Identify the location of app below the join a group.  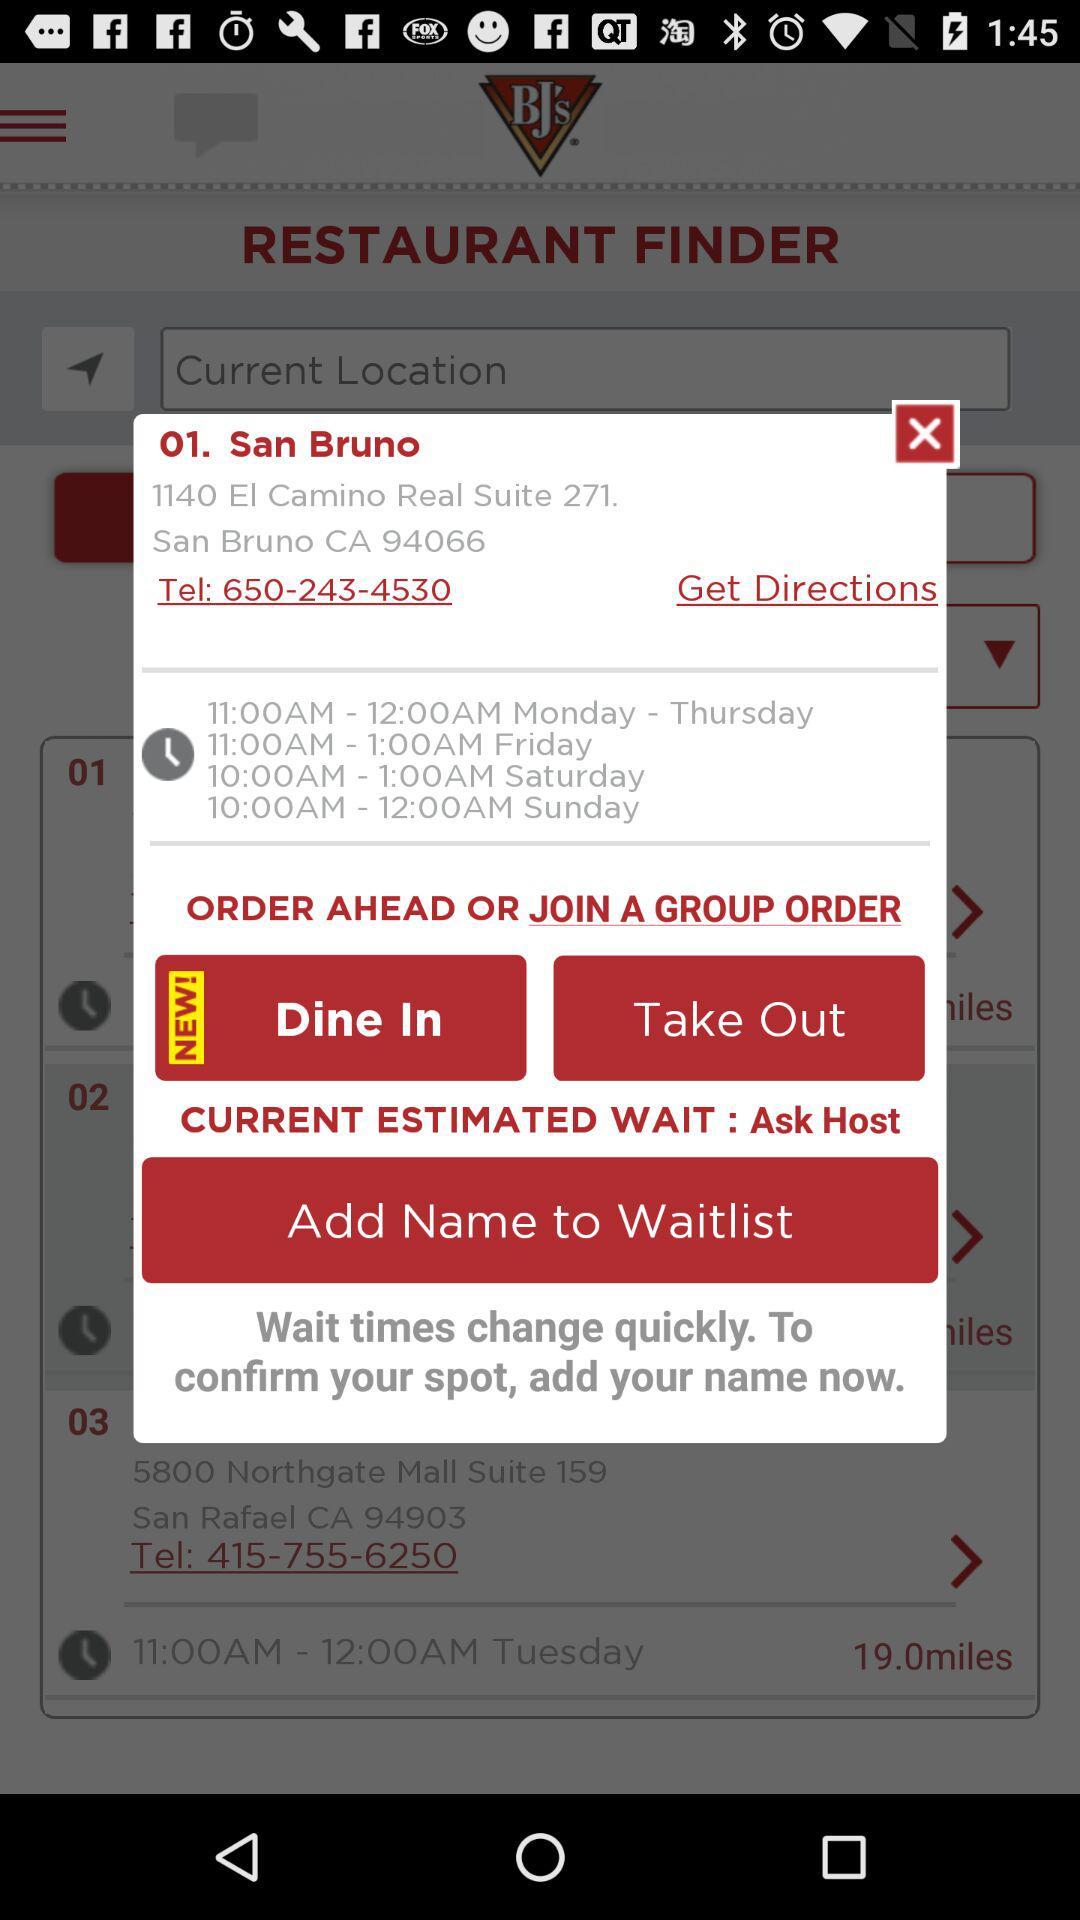
(739, 1018).